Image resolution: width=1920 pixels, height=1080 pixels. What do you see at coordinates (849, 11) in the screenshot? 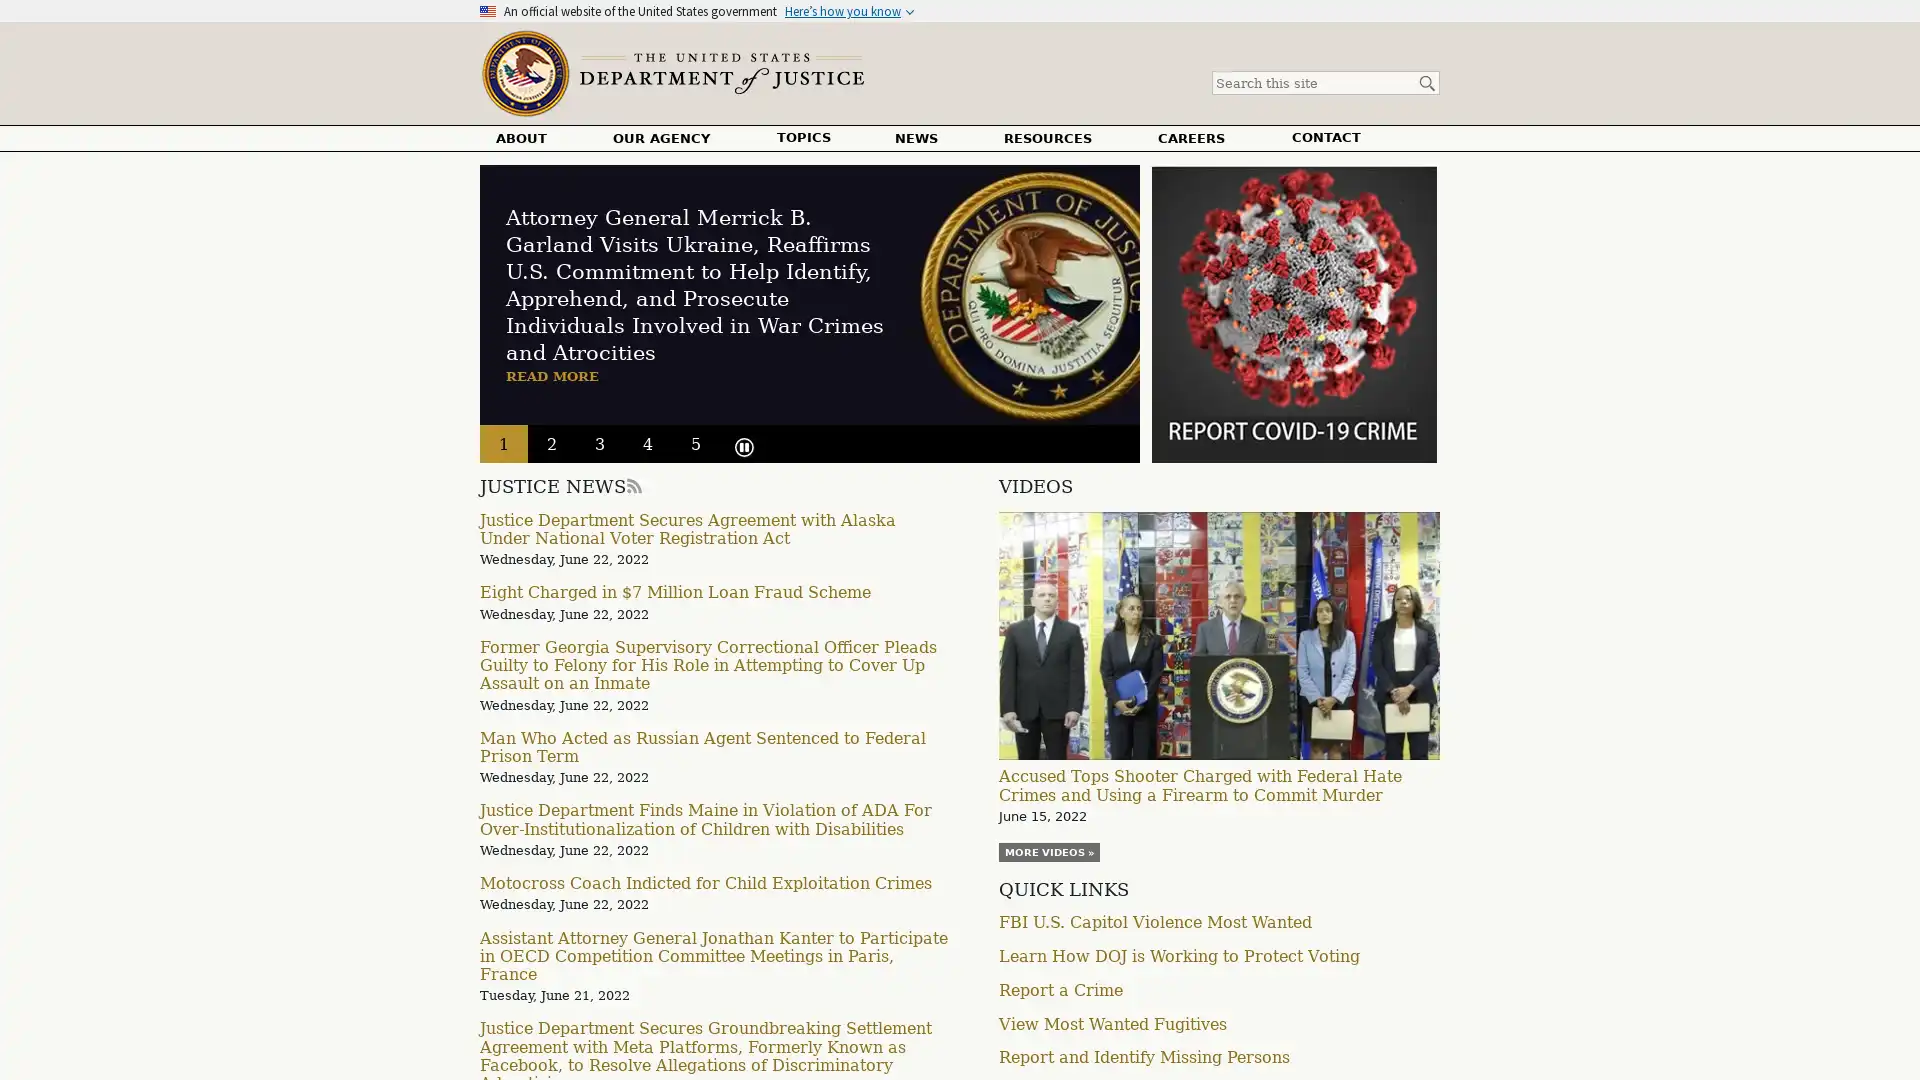
I see `Heres how you know` at bounding box center [849, 11].